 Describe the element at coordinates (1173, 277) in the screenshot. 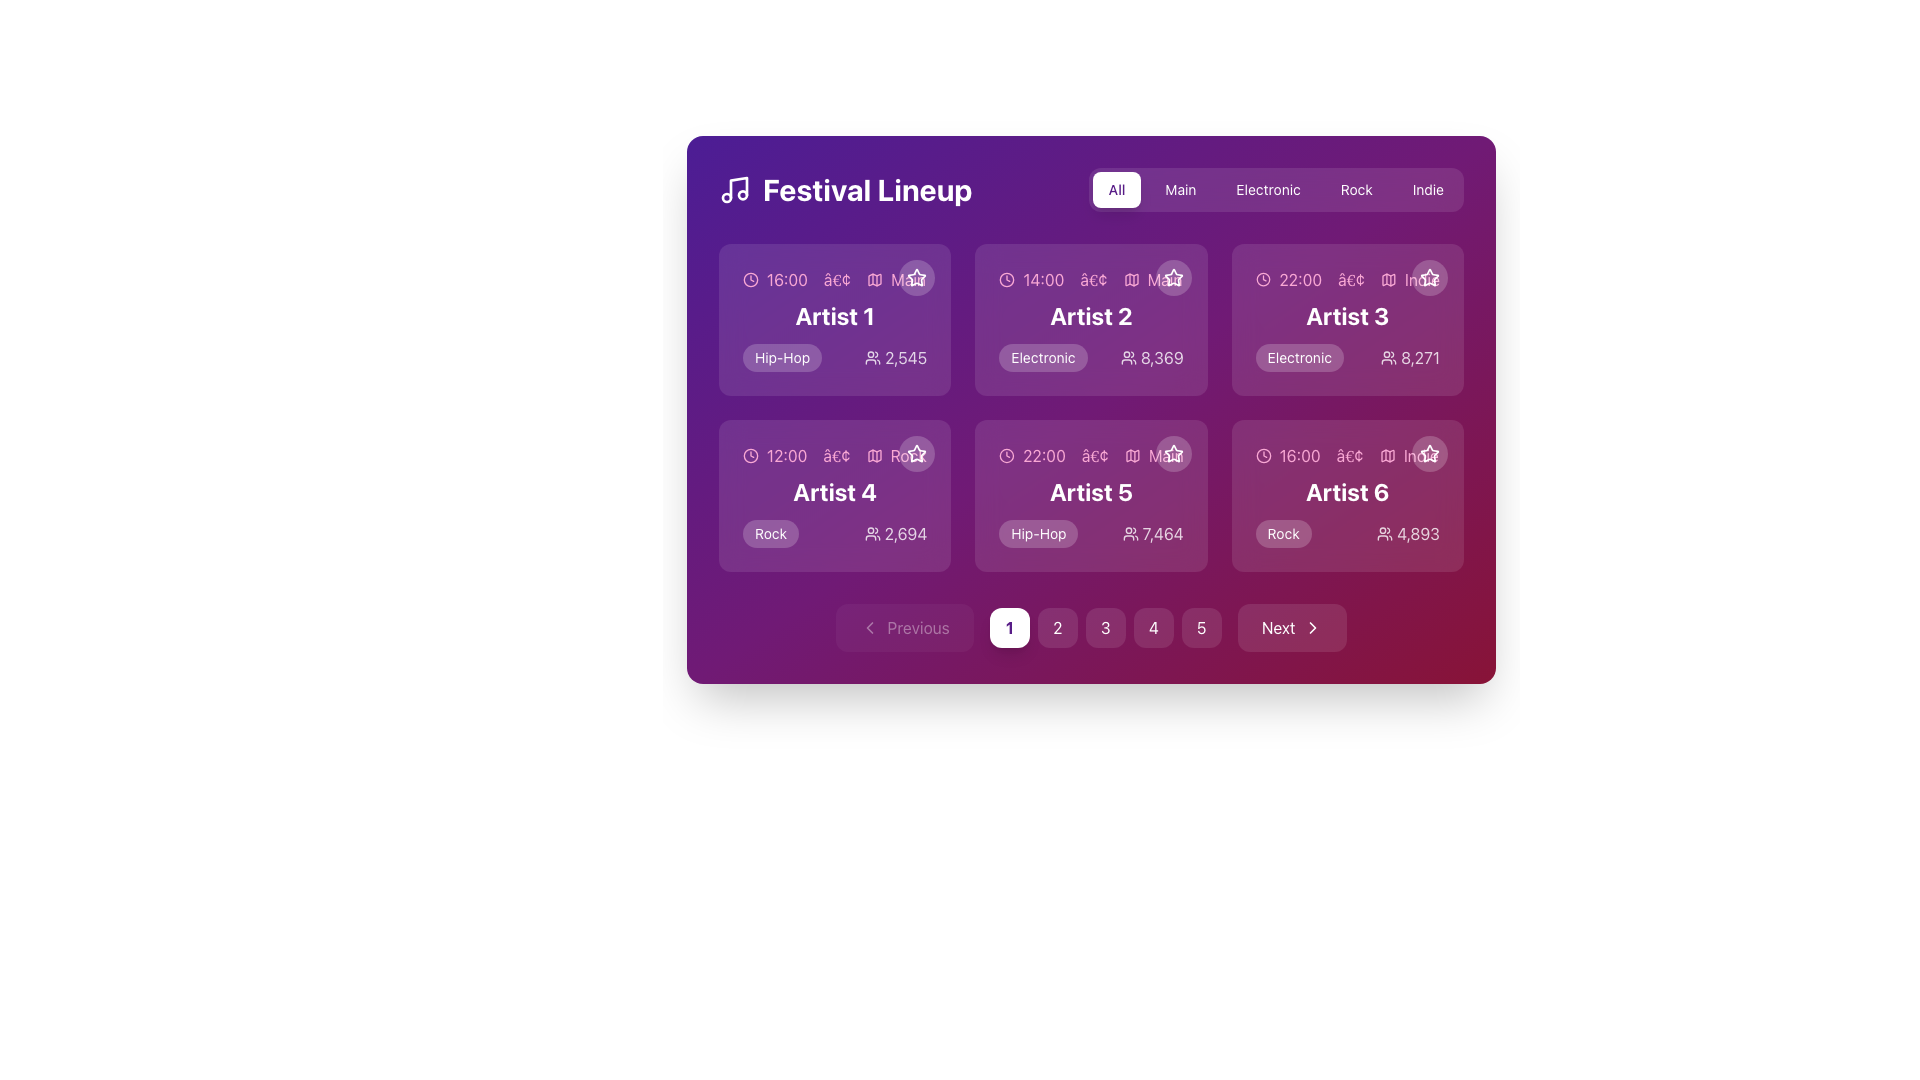

I see `the star icon located in the 'Artist 2' section to mark or unmark the entity as favorite` at that location.